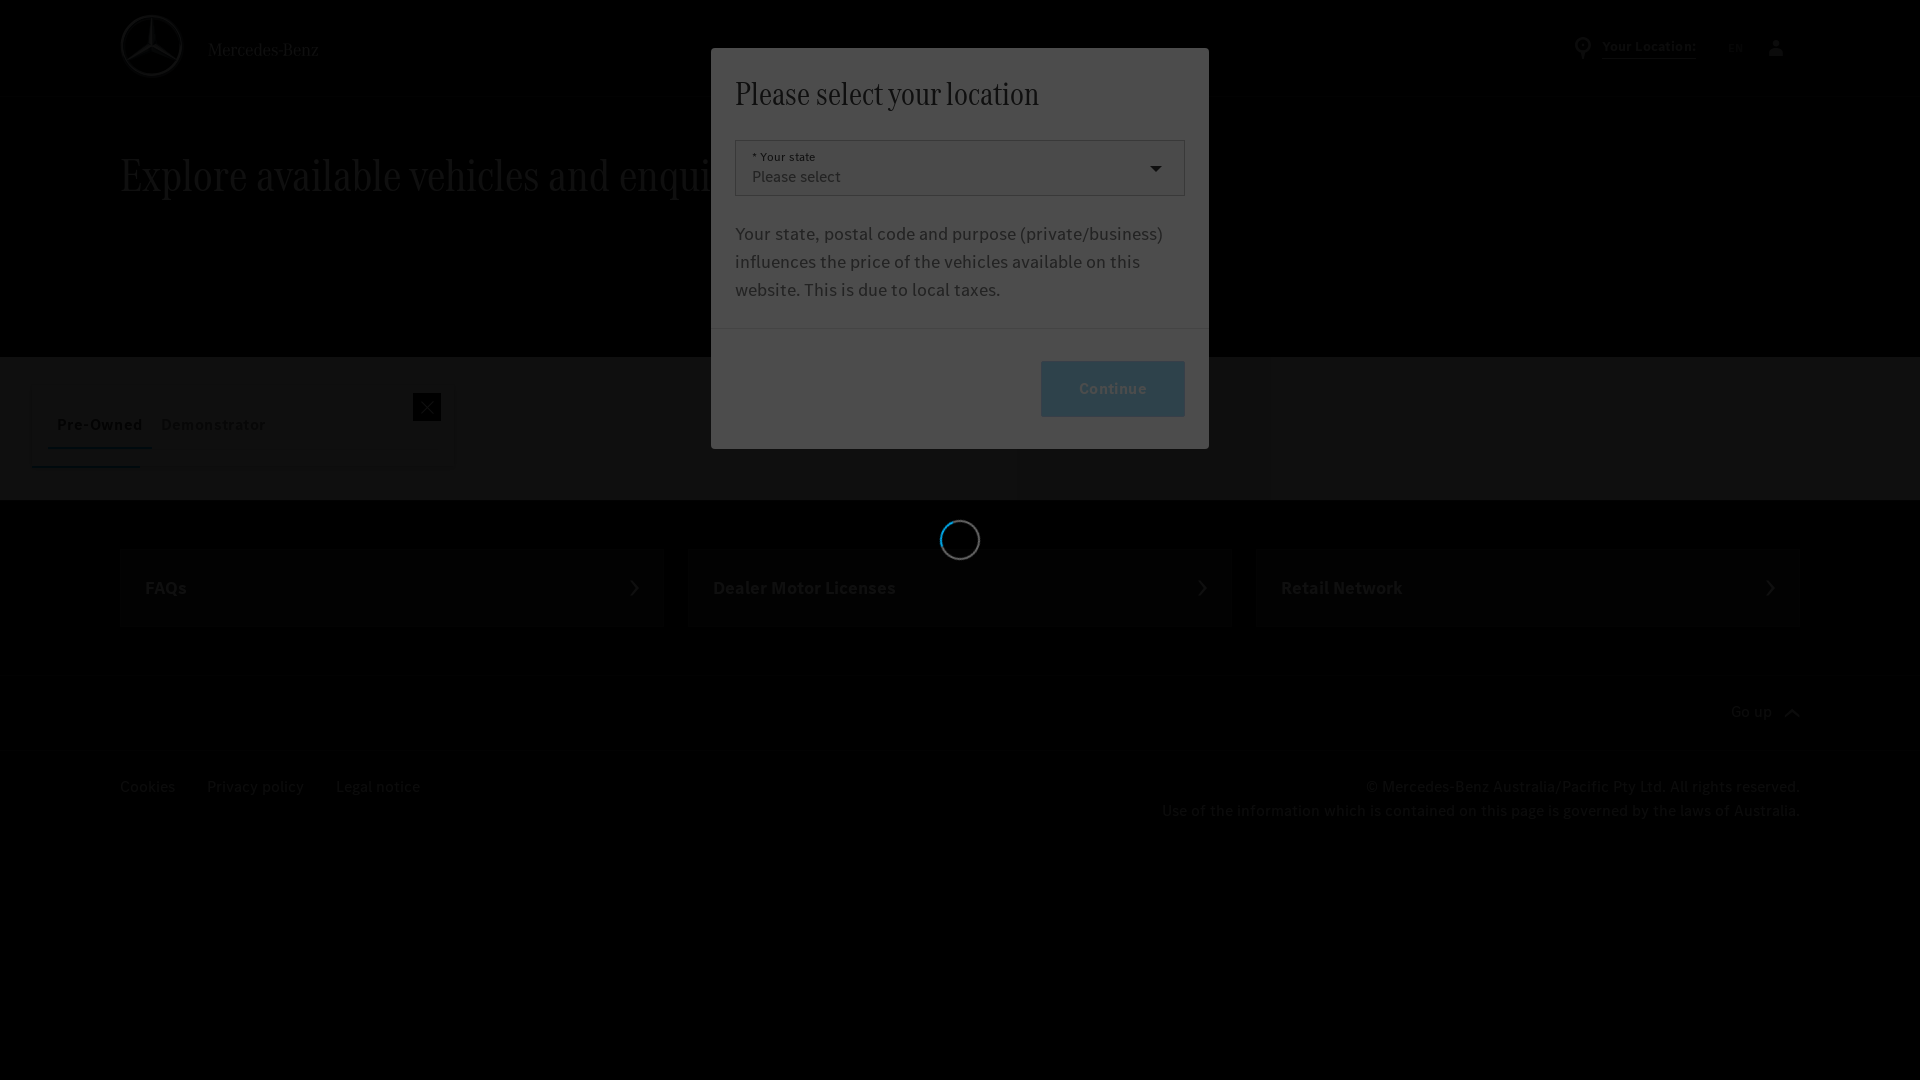 The width and height of the screenshot is (1920, 1080). Describe the element at coordinates (1765, 712) in the screenshot. I see `'Go up'` at that location.